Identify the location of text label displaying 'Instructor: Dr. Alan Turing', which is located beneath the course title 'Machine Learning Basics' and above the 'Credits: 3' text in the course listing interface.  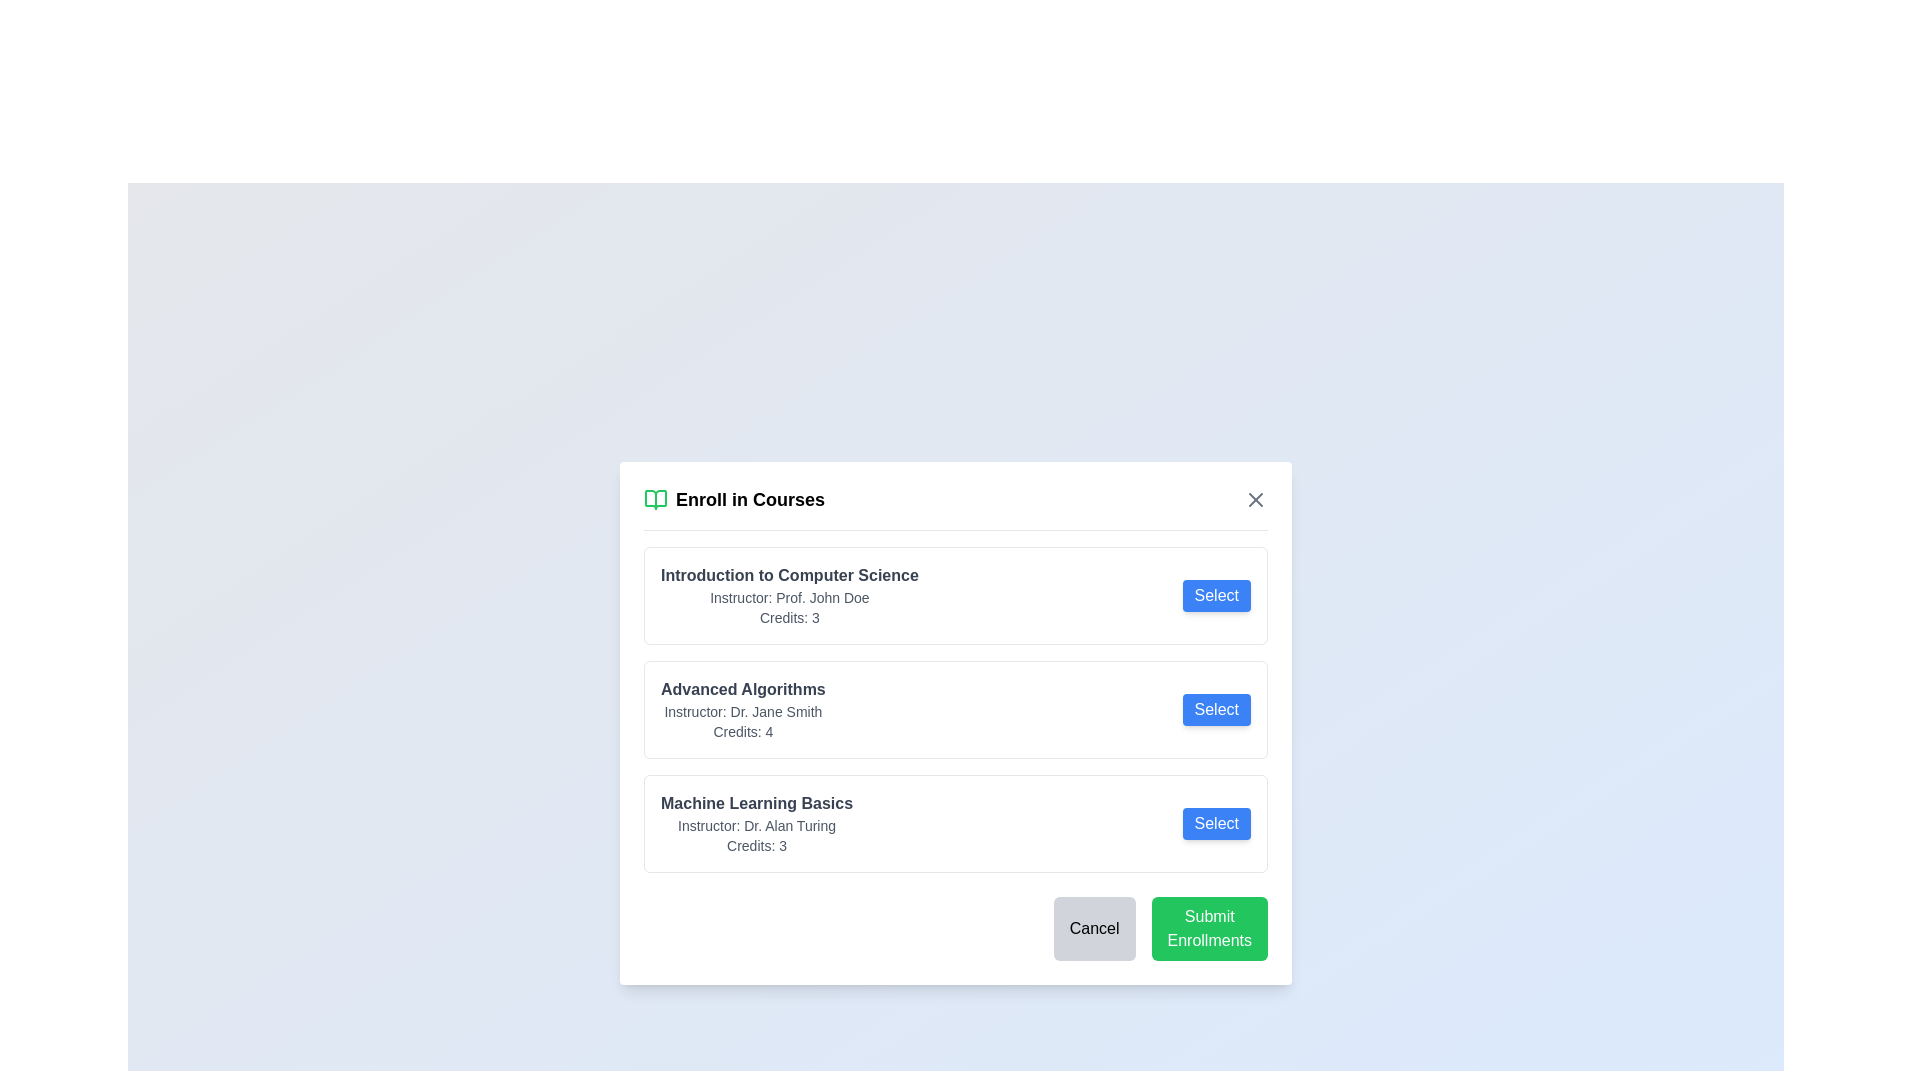
(756, 825).